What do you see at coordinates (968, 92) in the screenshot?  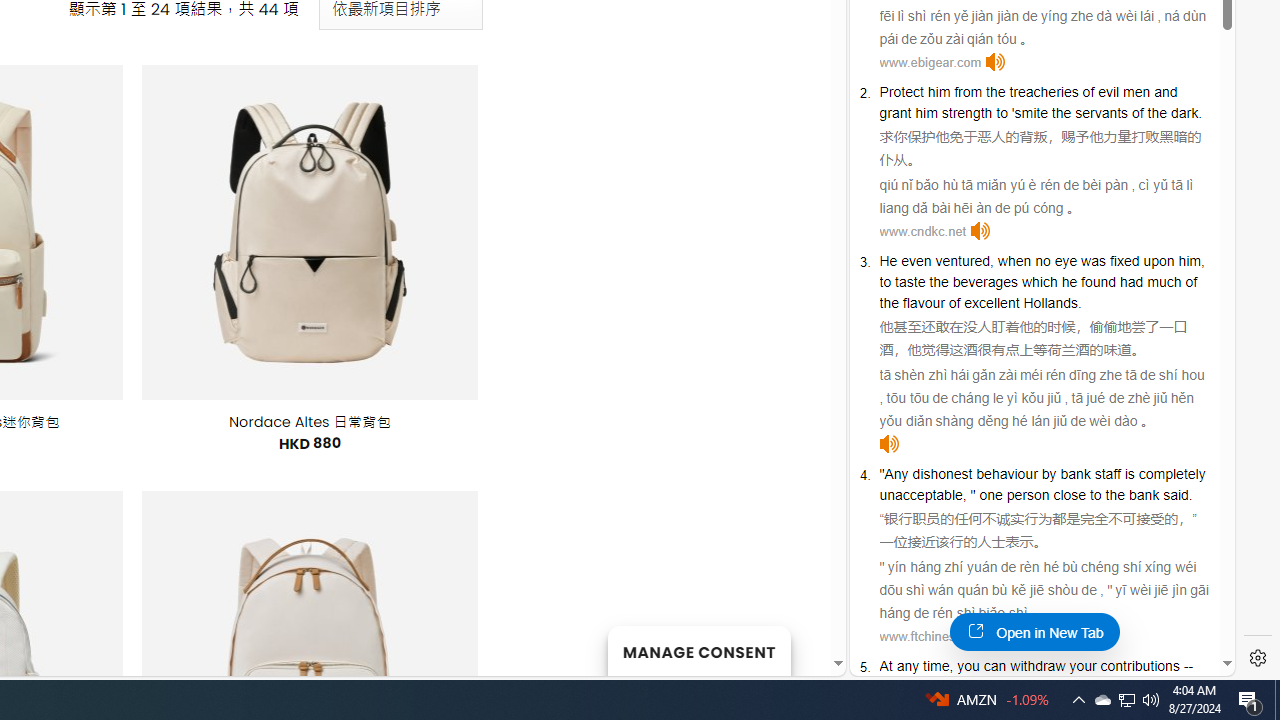 I see `'from'` at bounding box center [968, 92].